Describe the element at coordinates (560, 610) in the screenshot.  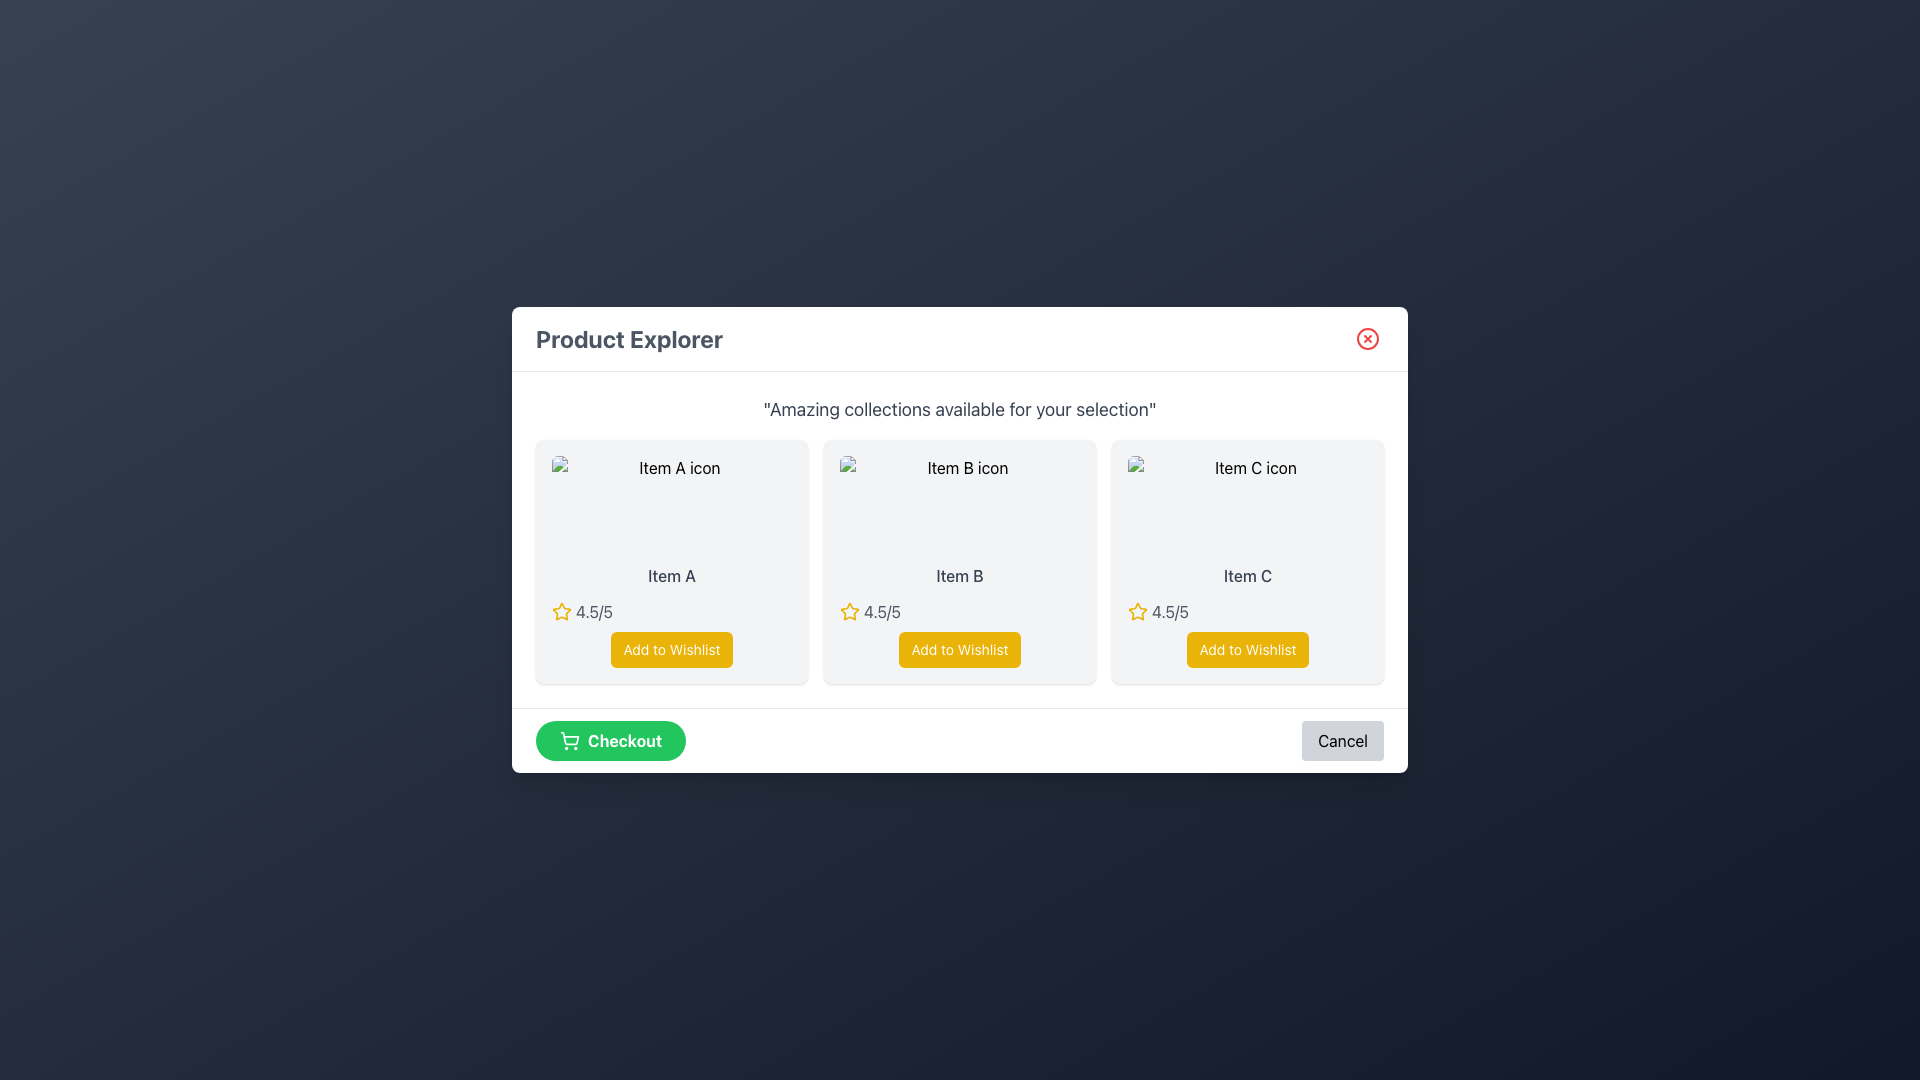
I see `the star icon with a golden-yellow outline located under the 'Item B' section, aligned left to the text '4.5/5'` at that location.